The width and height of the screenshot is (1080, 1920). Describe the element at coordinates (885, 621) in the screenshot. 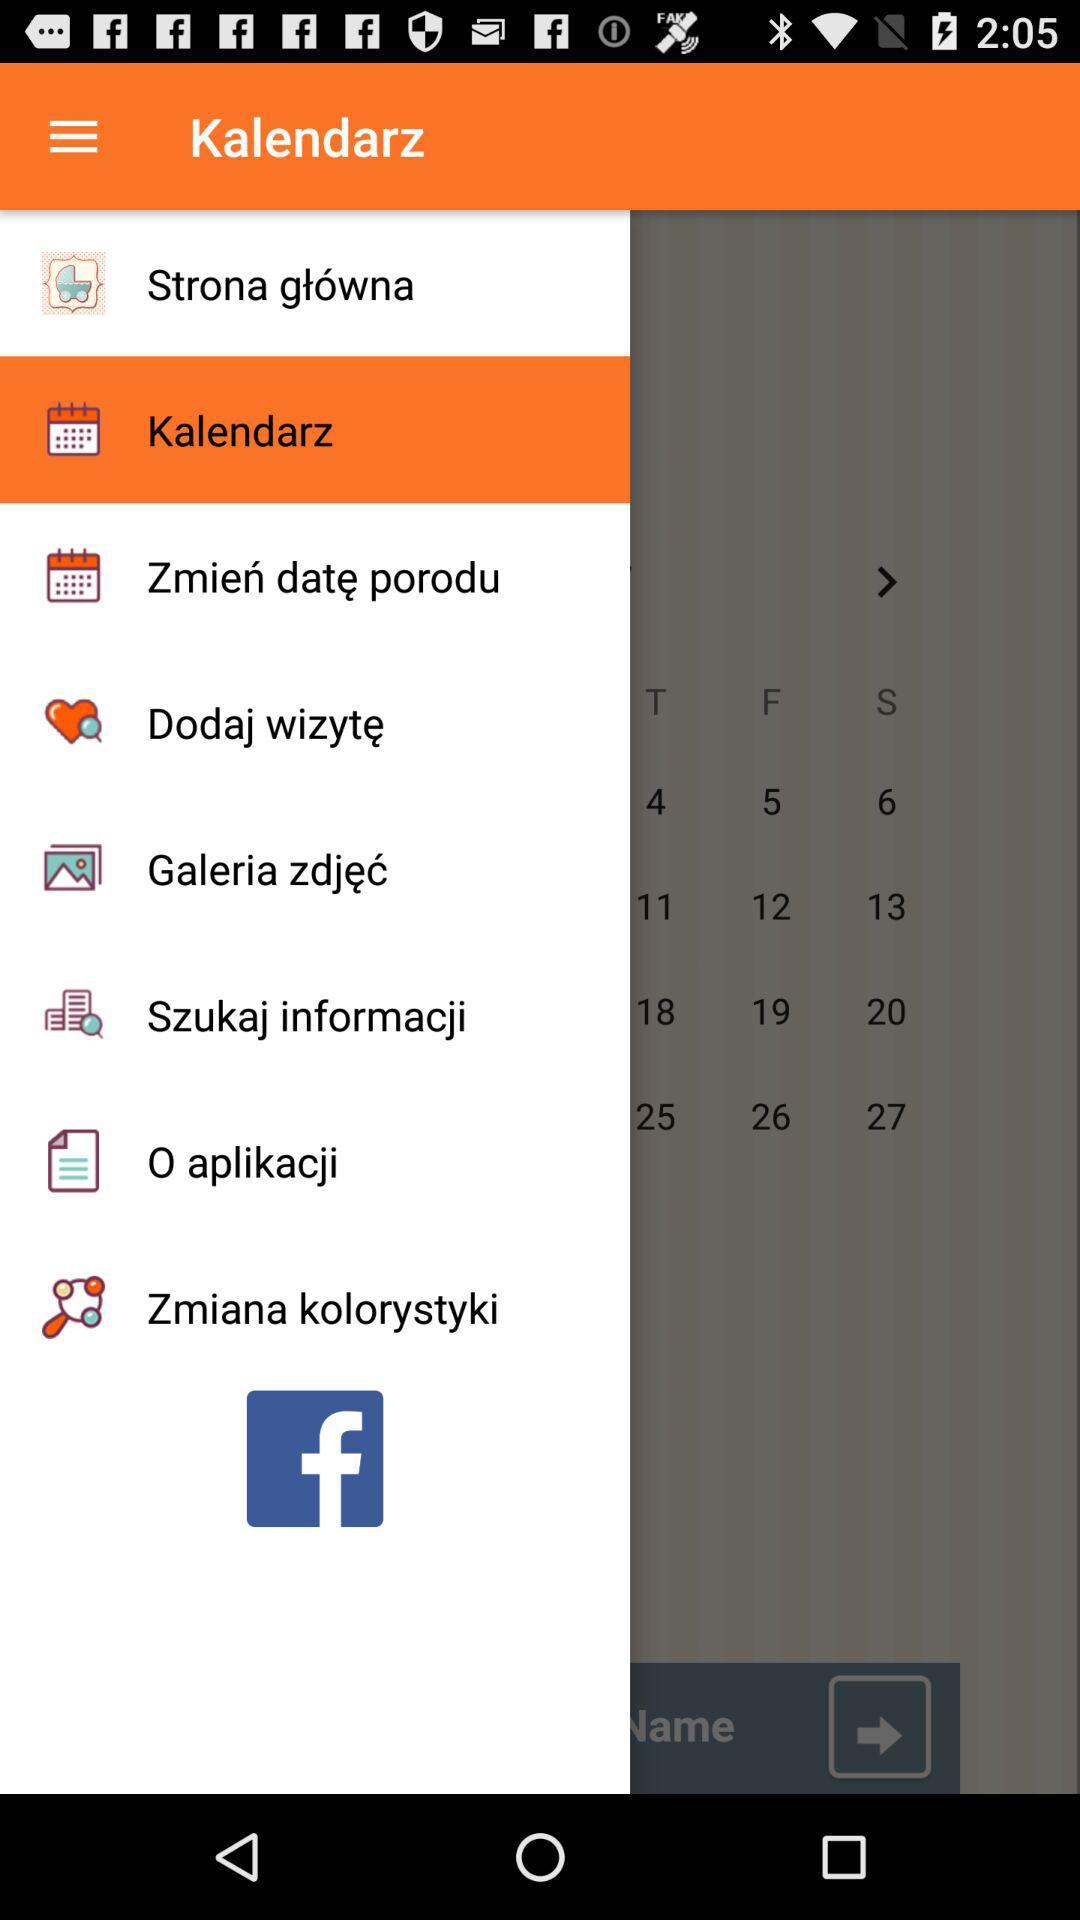

I see `the arrow_forward icon` at that location.